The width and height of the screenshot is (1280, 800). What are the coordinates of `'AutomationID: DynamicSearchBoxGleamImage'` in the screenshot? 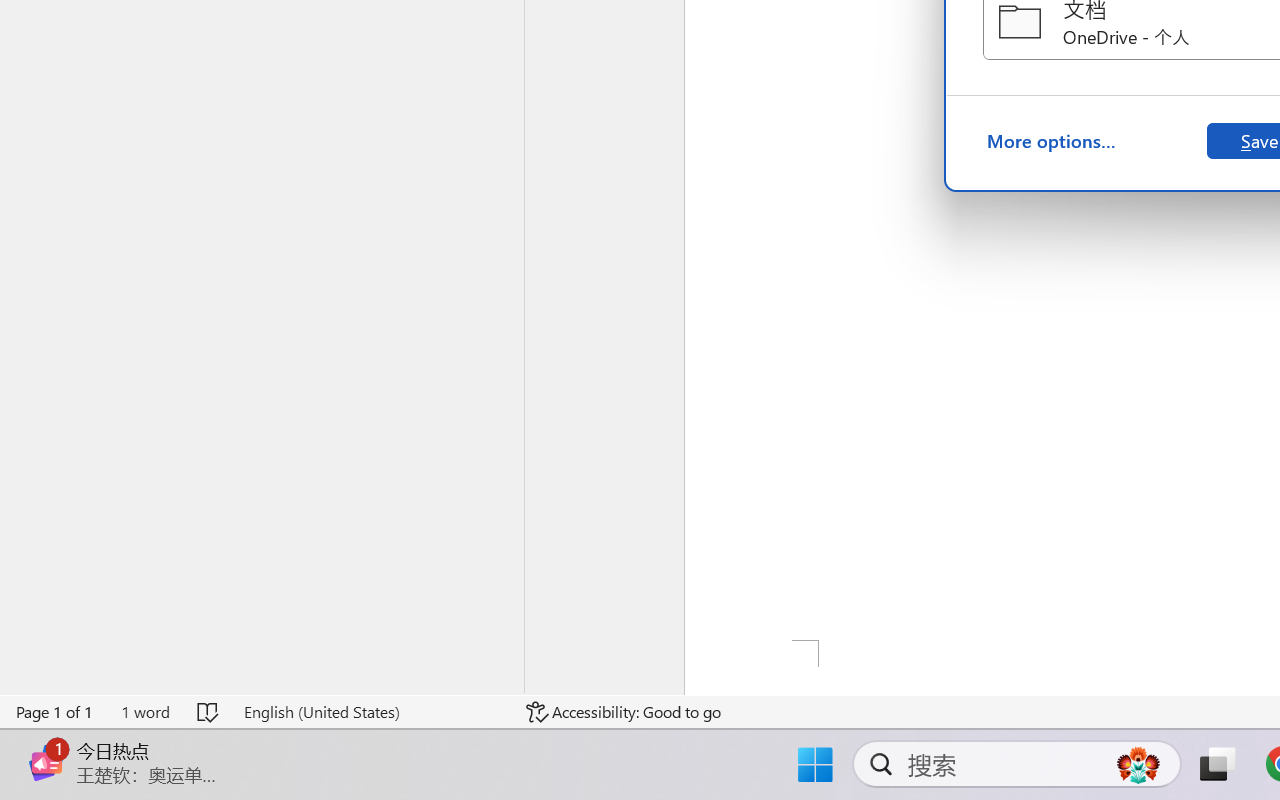 It's located at (1138, 764).